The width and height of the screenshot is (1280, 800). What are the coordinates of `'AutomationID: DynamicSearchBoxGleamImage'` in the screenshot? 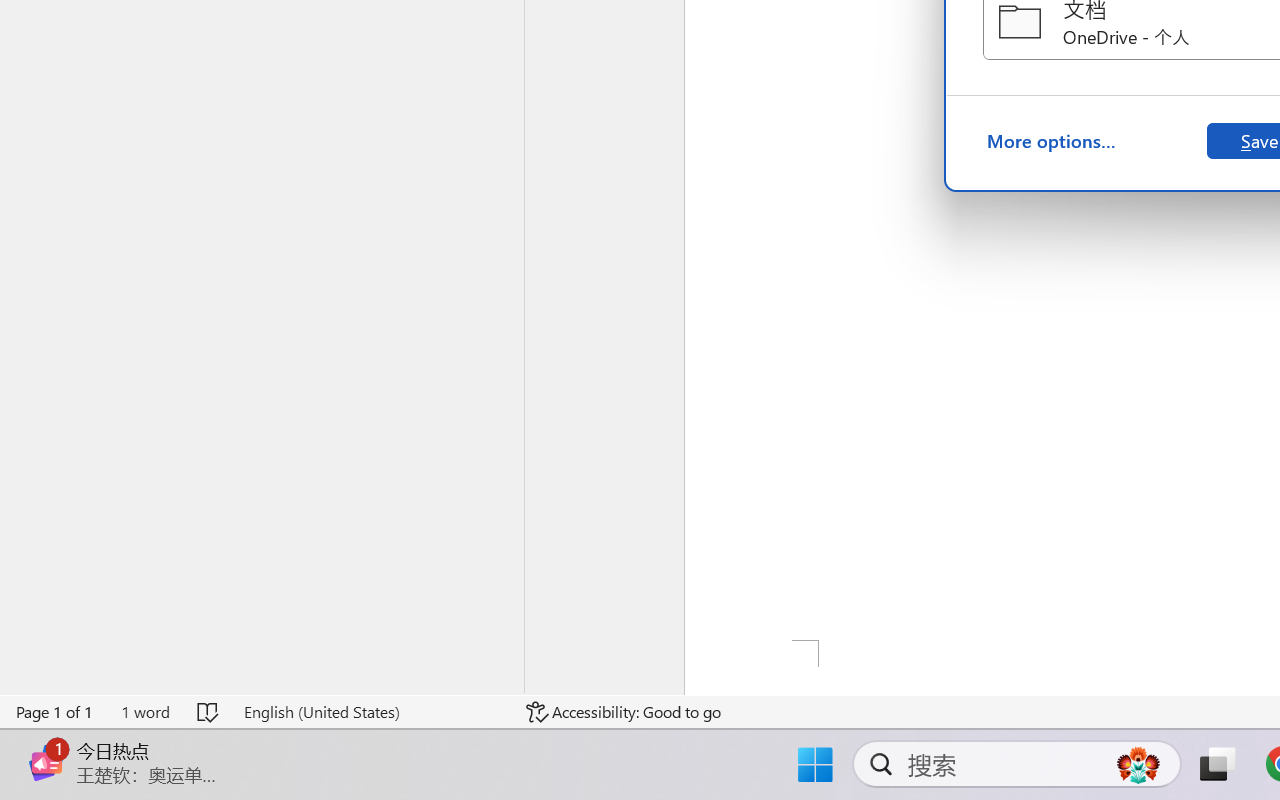 It's located at (1138, 764).